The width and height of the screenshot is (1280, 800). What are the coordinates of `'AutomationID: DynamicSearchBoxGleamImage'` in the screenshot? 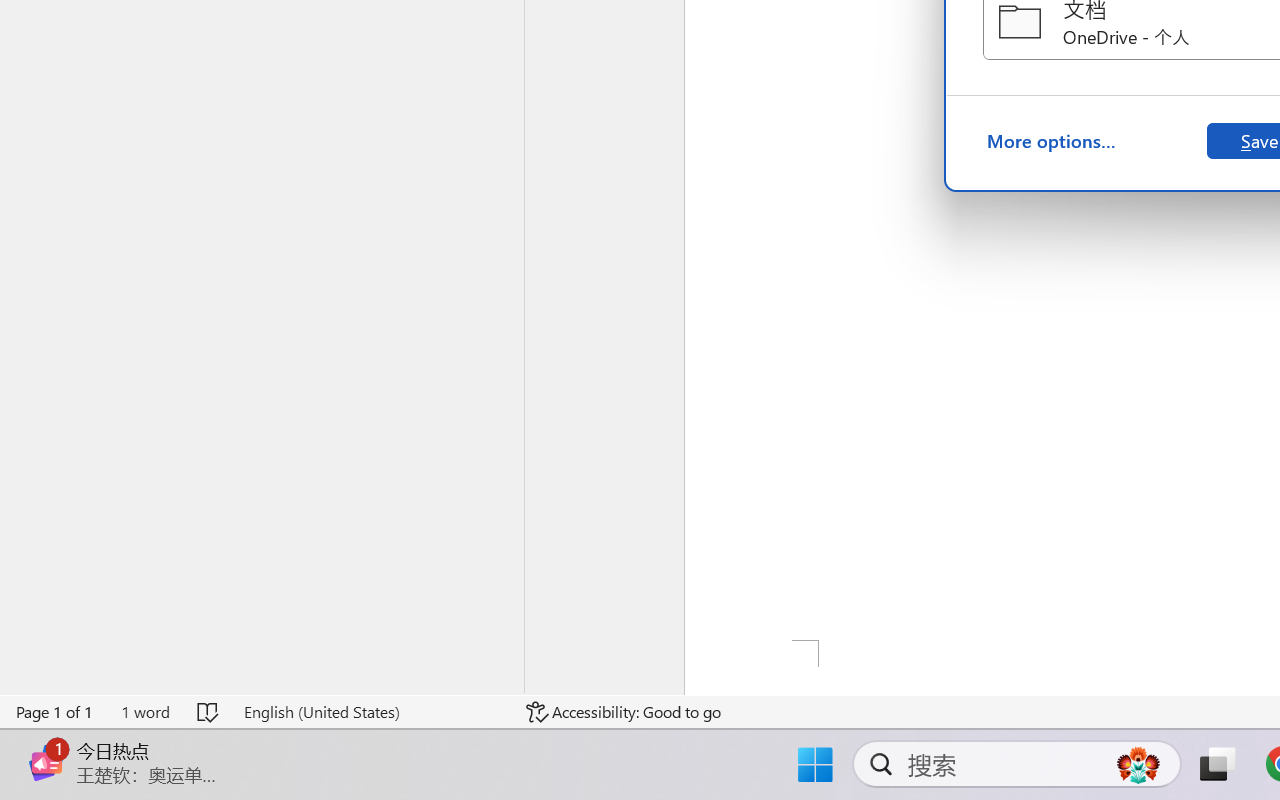 It's located at (1138, 764).